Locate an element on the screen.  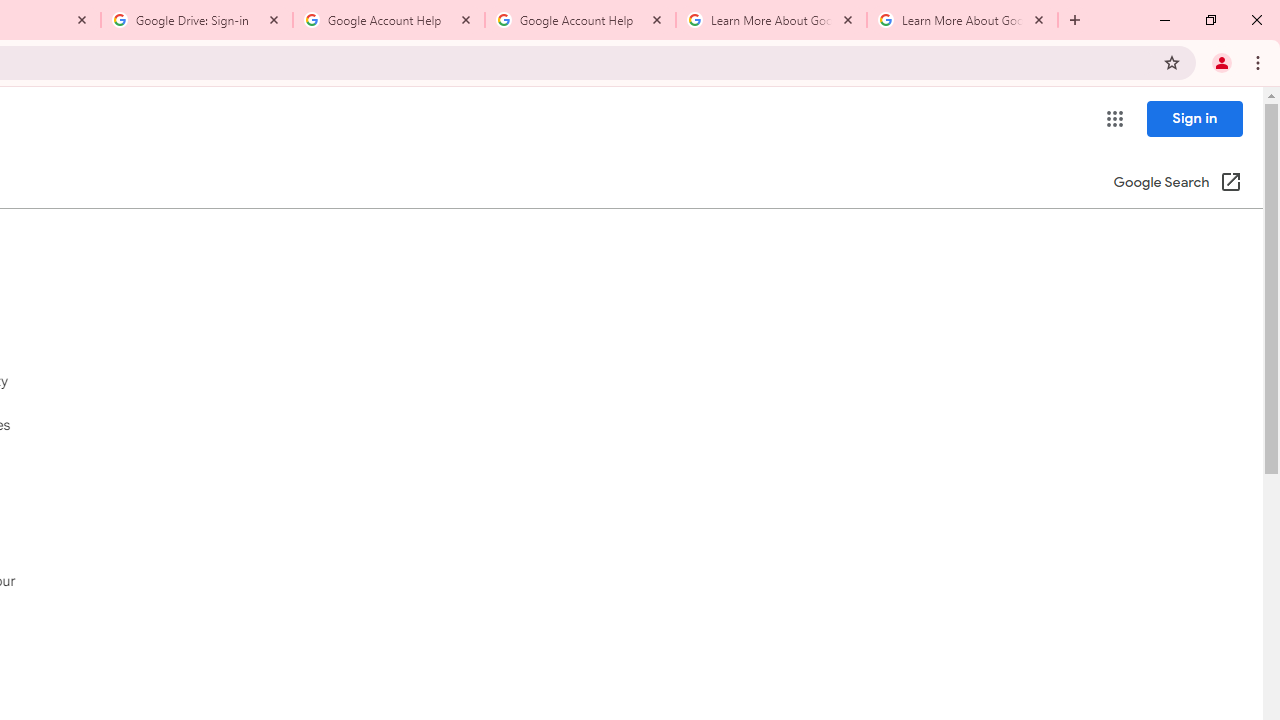
'Google Search (Open in a new window)' is located at coordinates (1178, 183).